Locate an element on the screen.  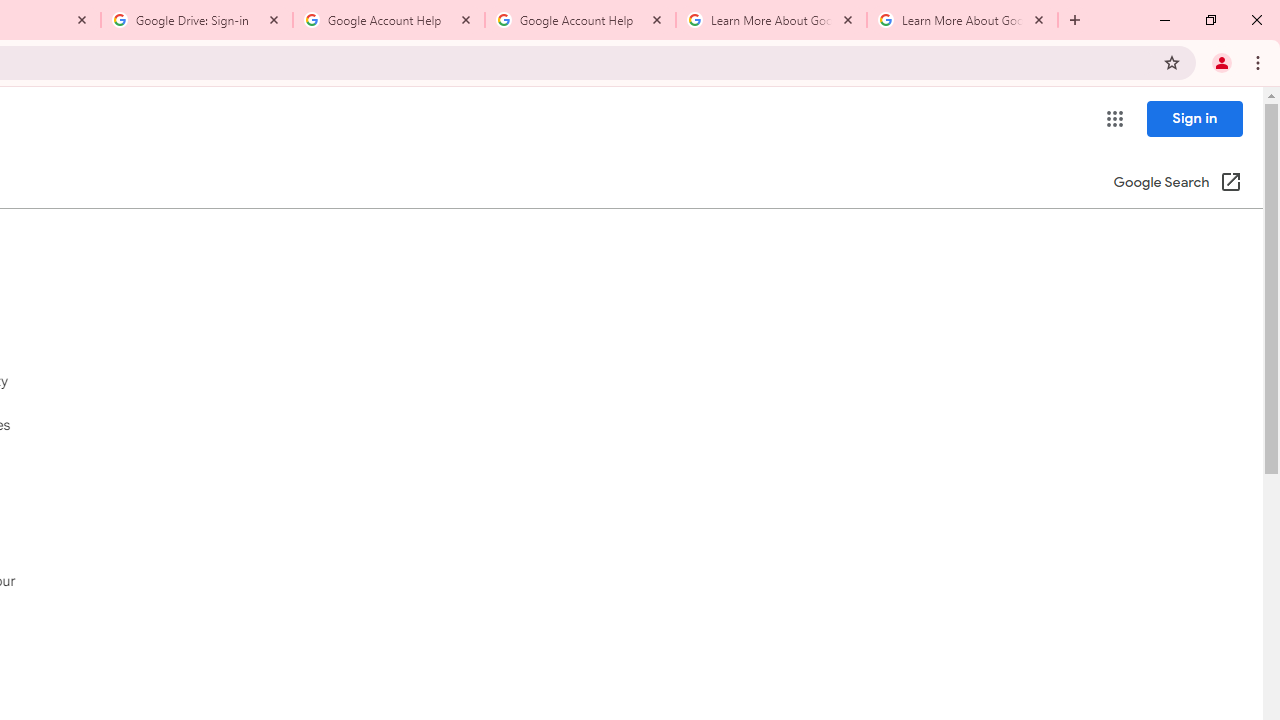
'Google Search (Open in a new window)' is located at coordinates (1178, 183).